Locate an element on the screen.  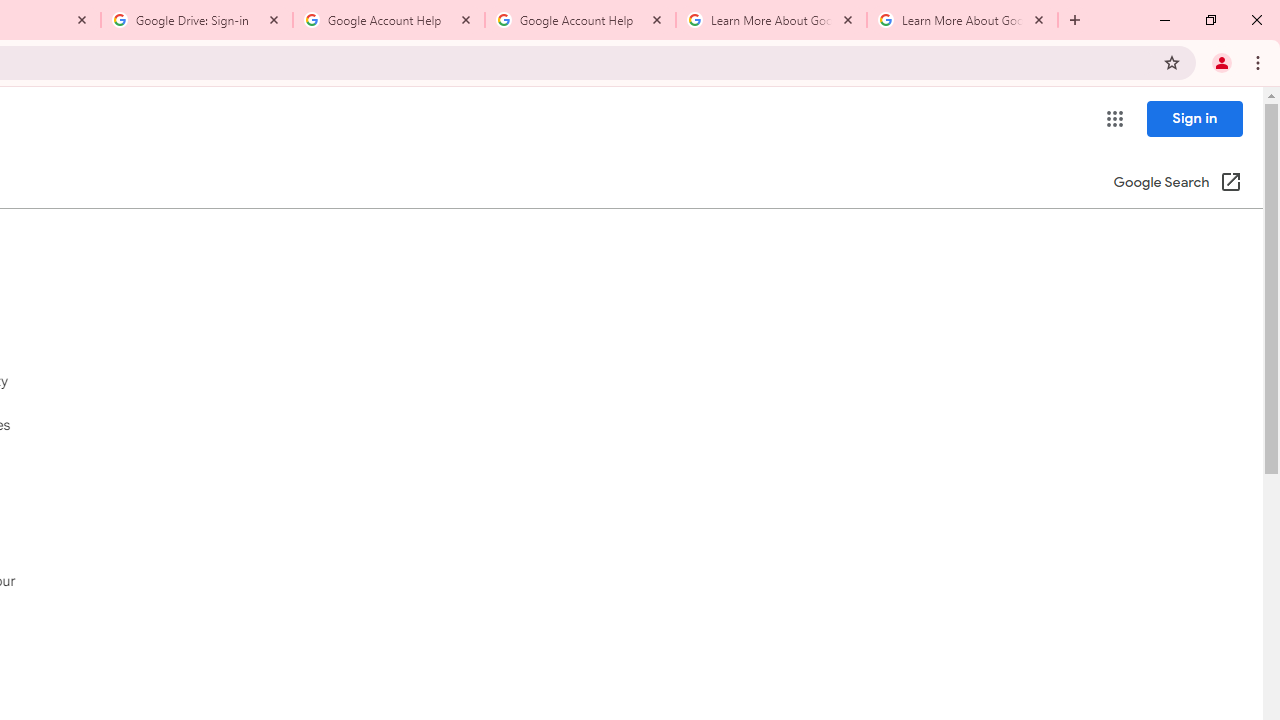
'Google Search (Open in a new window)' is located at coordinates (1178, 183).